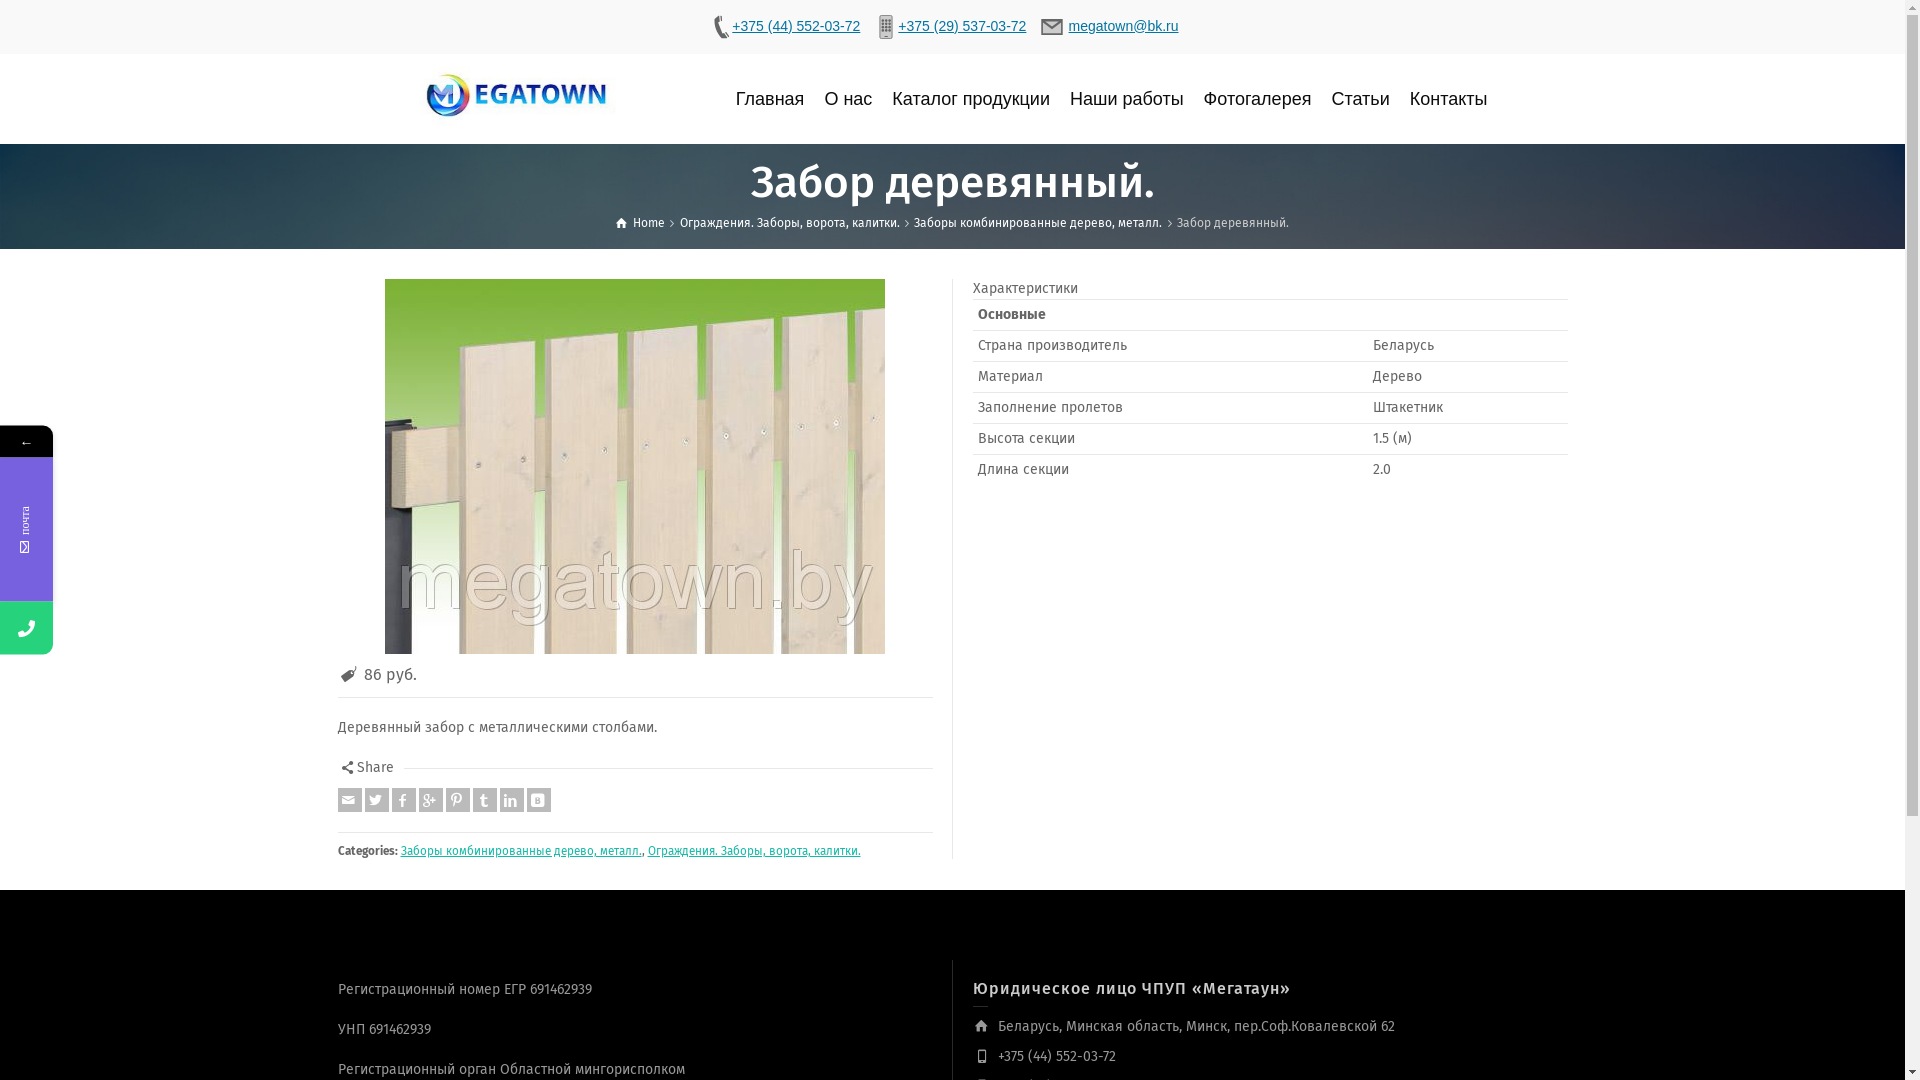 The height and width of the screenshot is (1080, 1920). I want to click on 'Facebook', so click(402, 798).